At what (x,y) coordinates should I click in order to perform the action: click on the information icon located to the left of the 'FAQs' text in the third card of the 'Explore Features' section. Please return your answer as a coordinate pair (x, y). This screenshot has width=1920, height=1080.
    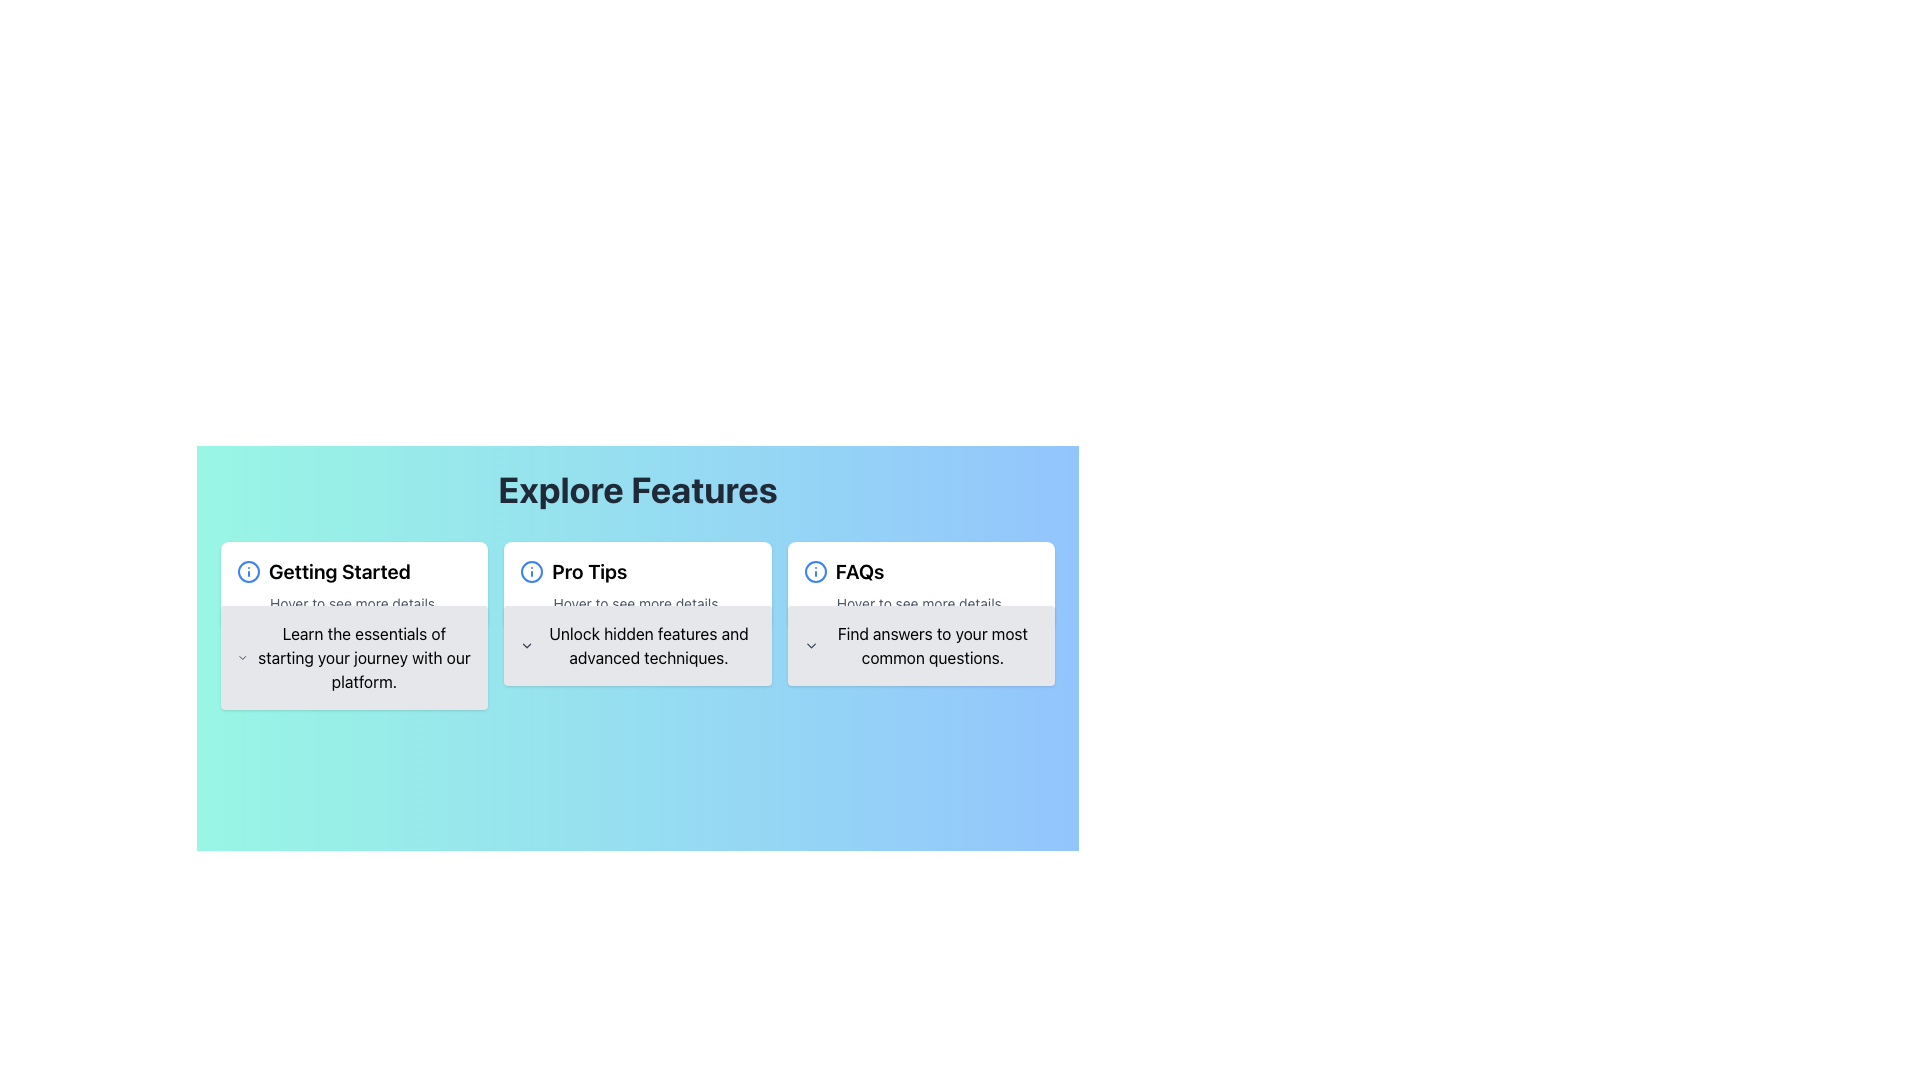
    Looking at the image, I should click on (815, 571).